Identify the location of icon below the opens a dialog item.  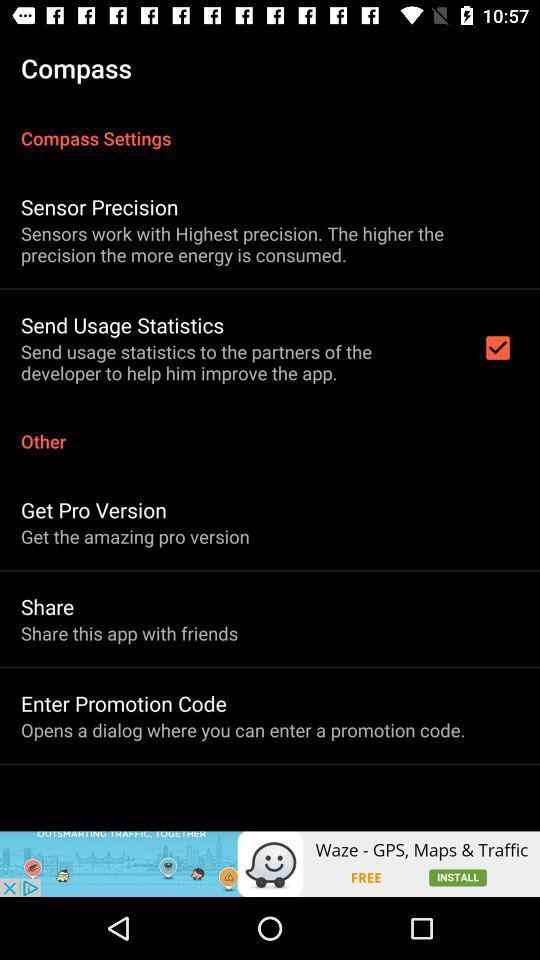
(270, 863).